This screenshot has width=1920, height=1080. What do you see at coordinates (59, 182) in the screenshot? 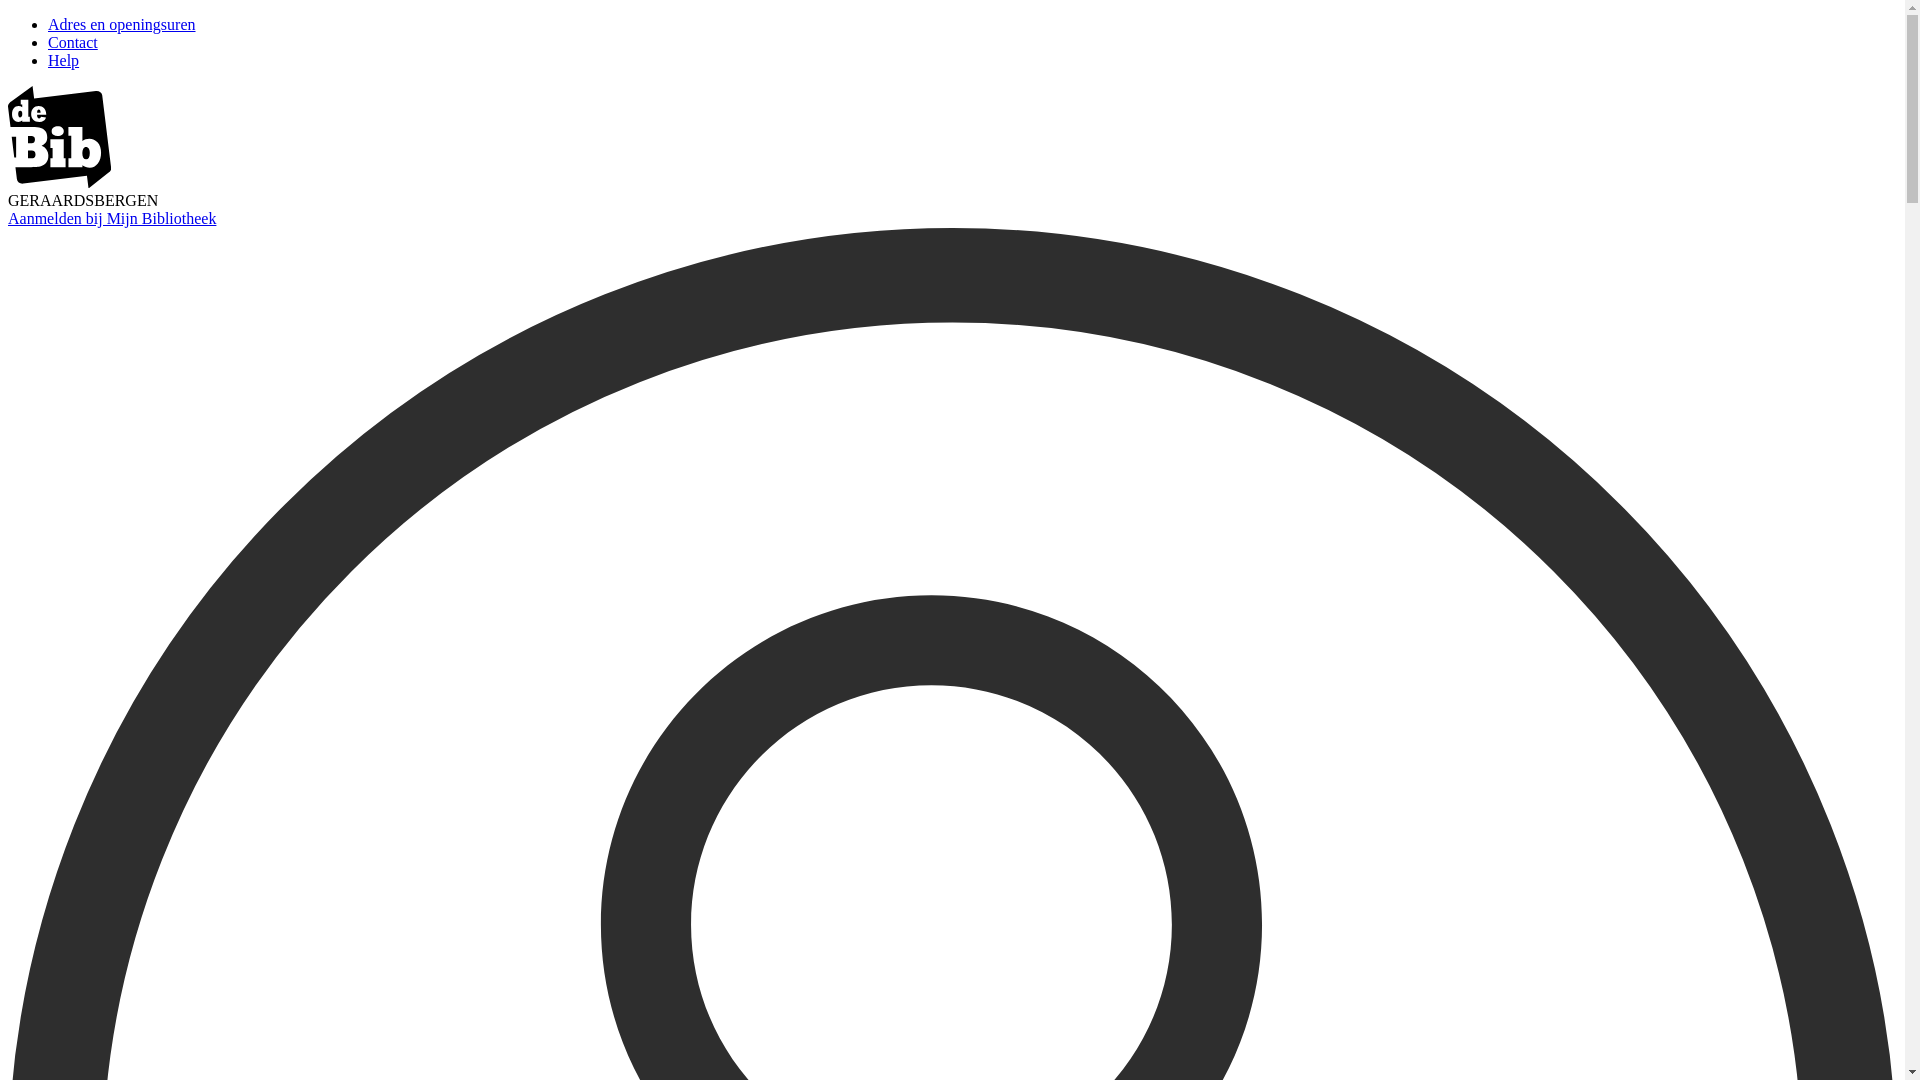
I see `'image/svg+xml'` at bounding box center [59, 182].